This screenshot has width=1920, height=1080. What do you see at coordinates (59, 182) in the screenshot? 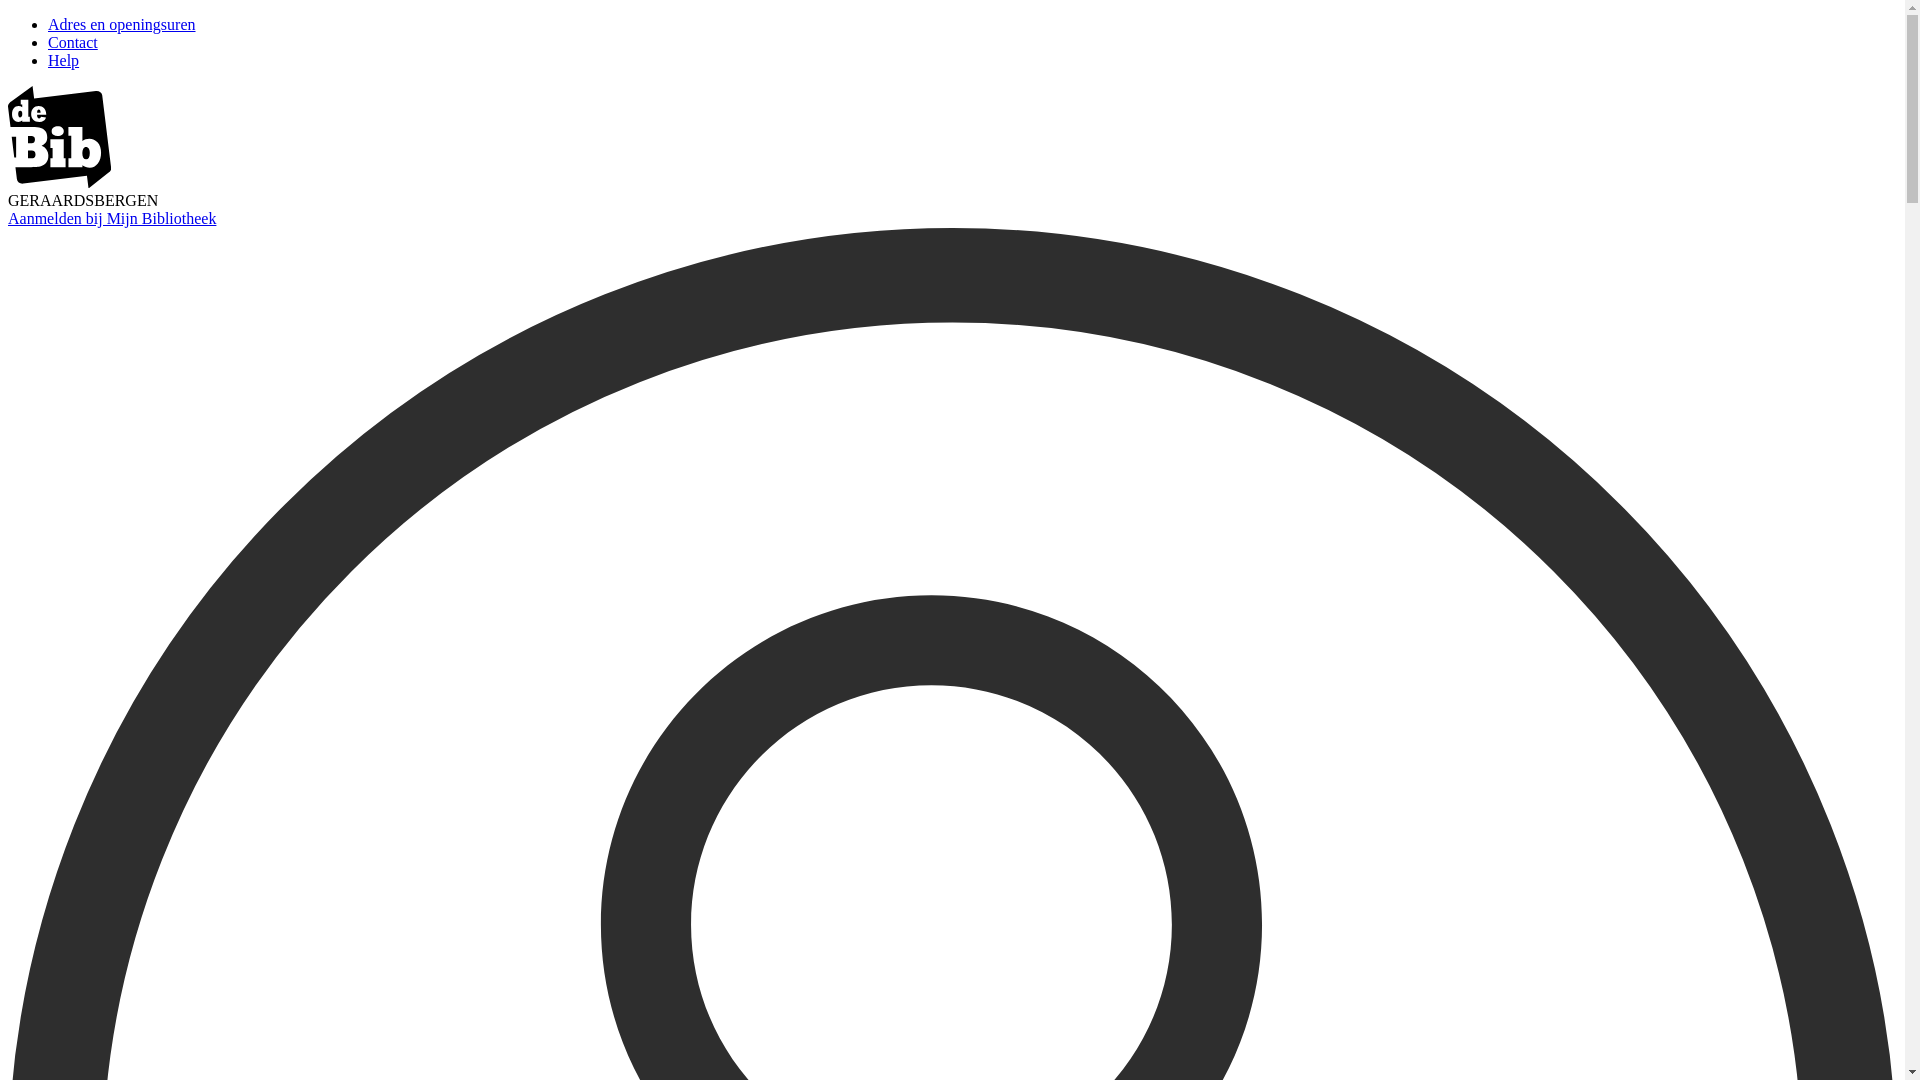
I see `'image/svg+xml'` at bounding box center [59, 182].